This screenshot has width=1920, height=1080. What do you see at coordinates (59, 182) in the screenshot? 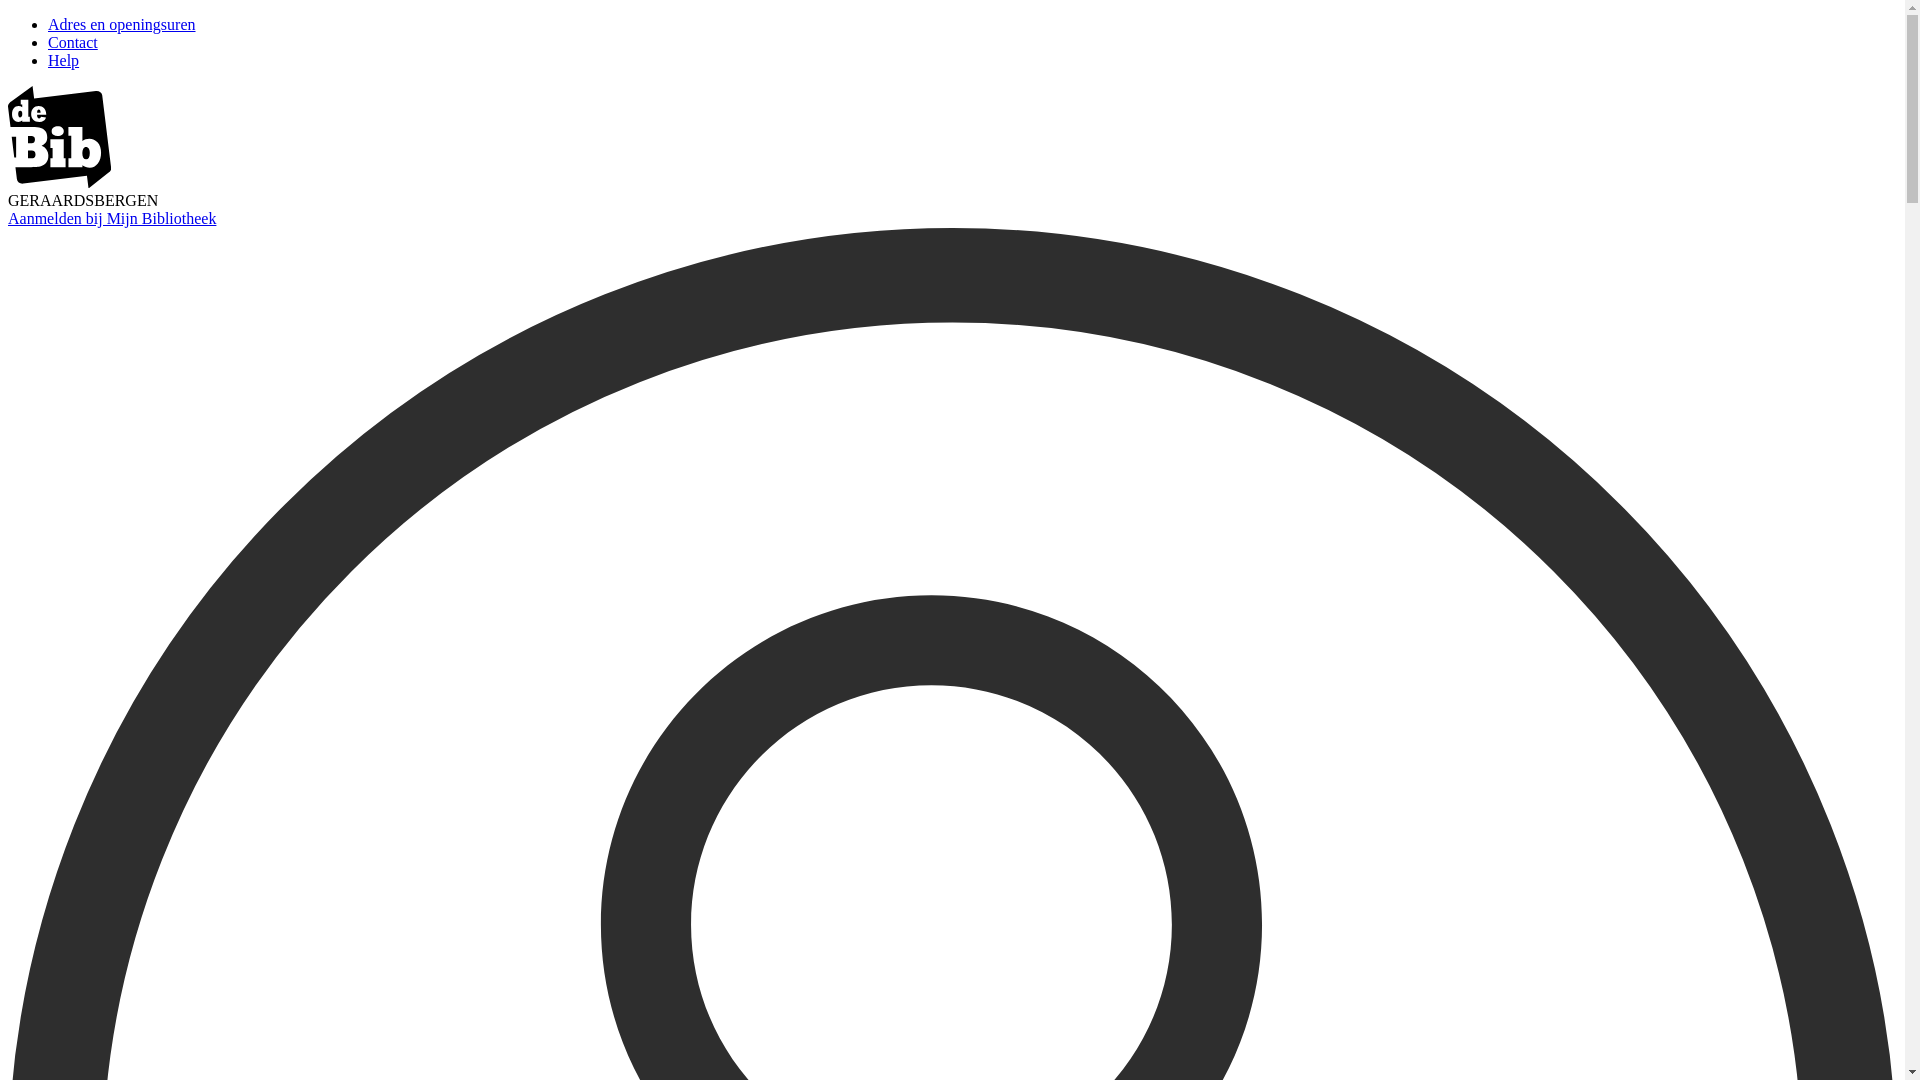
I see `'image/svg+xml'` at bounding box center [59, 182].